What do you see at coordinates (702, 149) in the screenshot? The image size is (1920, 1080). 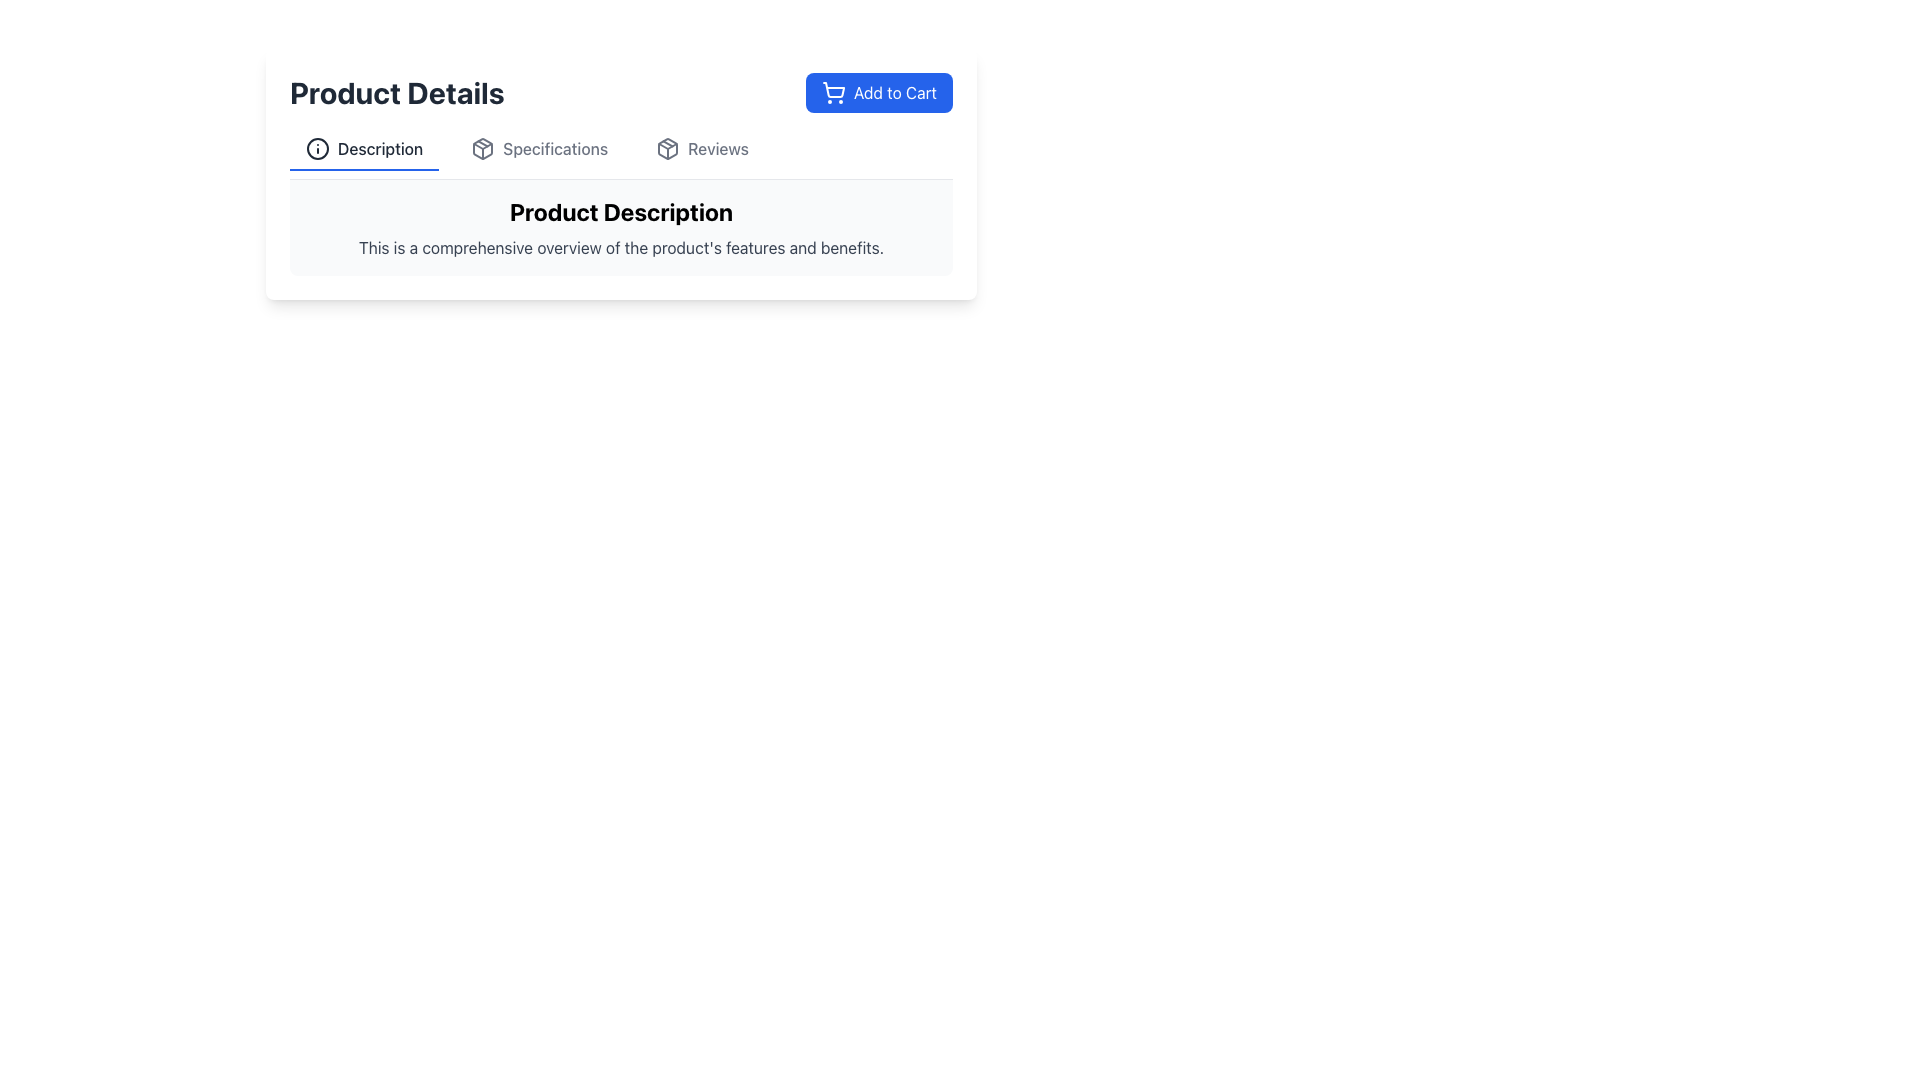 I see `the 'Reviews' tab, which has a package box icon and is the third tab from the left in the horizontal tab row under 'Product Details', to switch to the 'Reviews' section` at bounding box center [702, 149].